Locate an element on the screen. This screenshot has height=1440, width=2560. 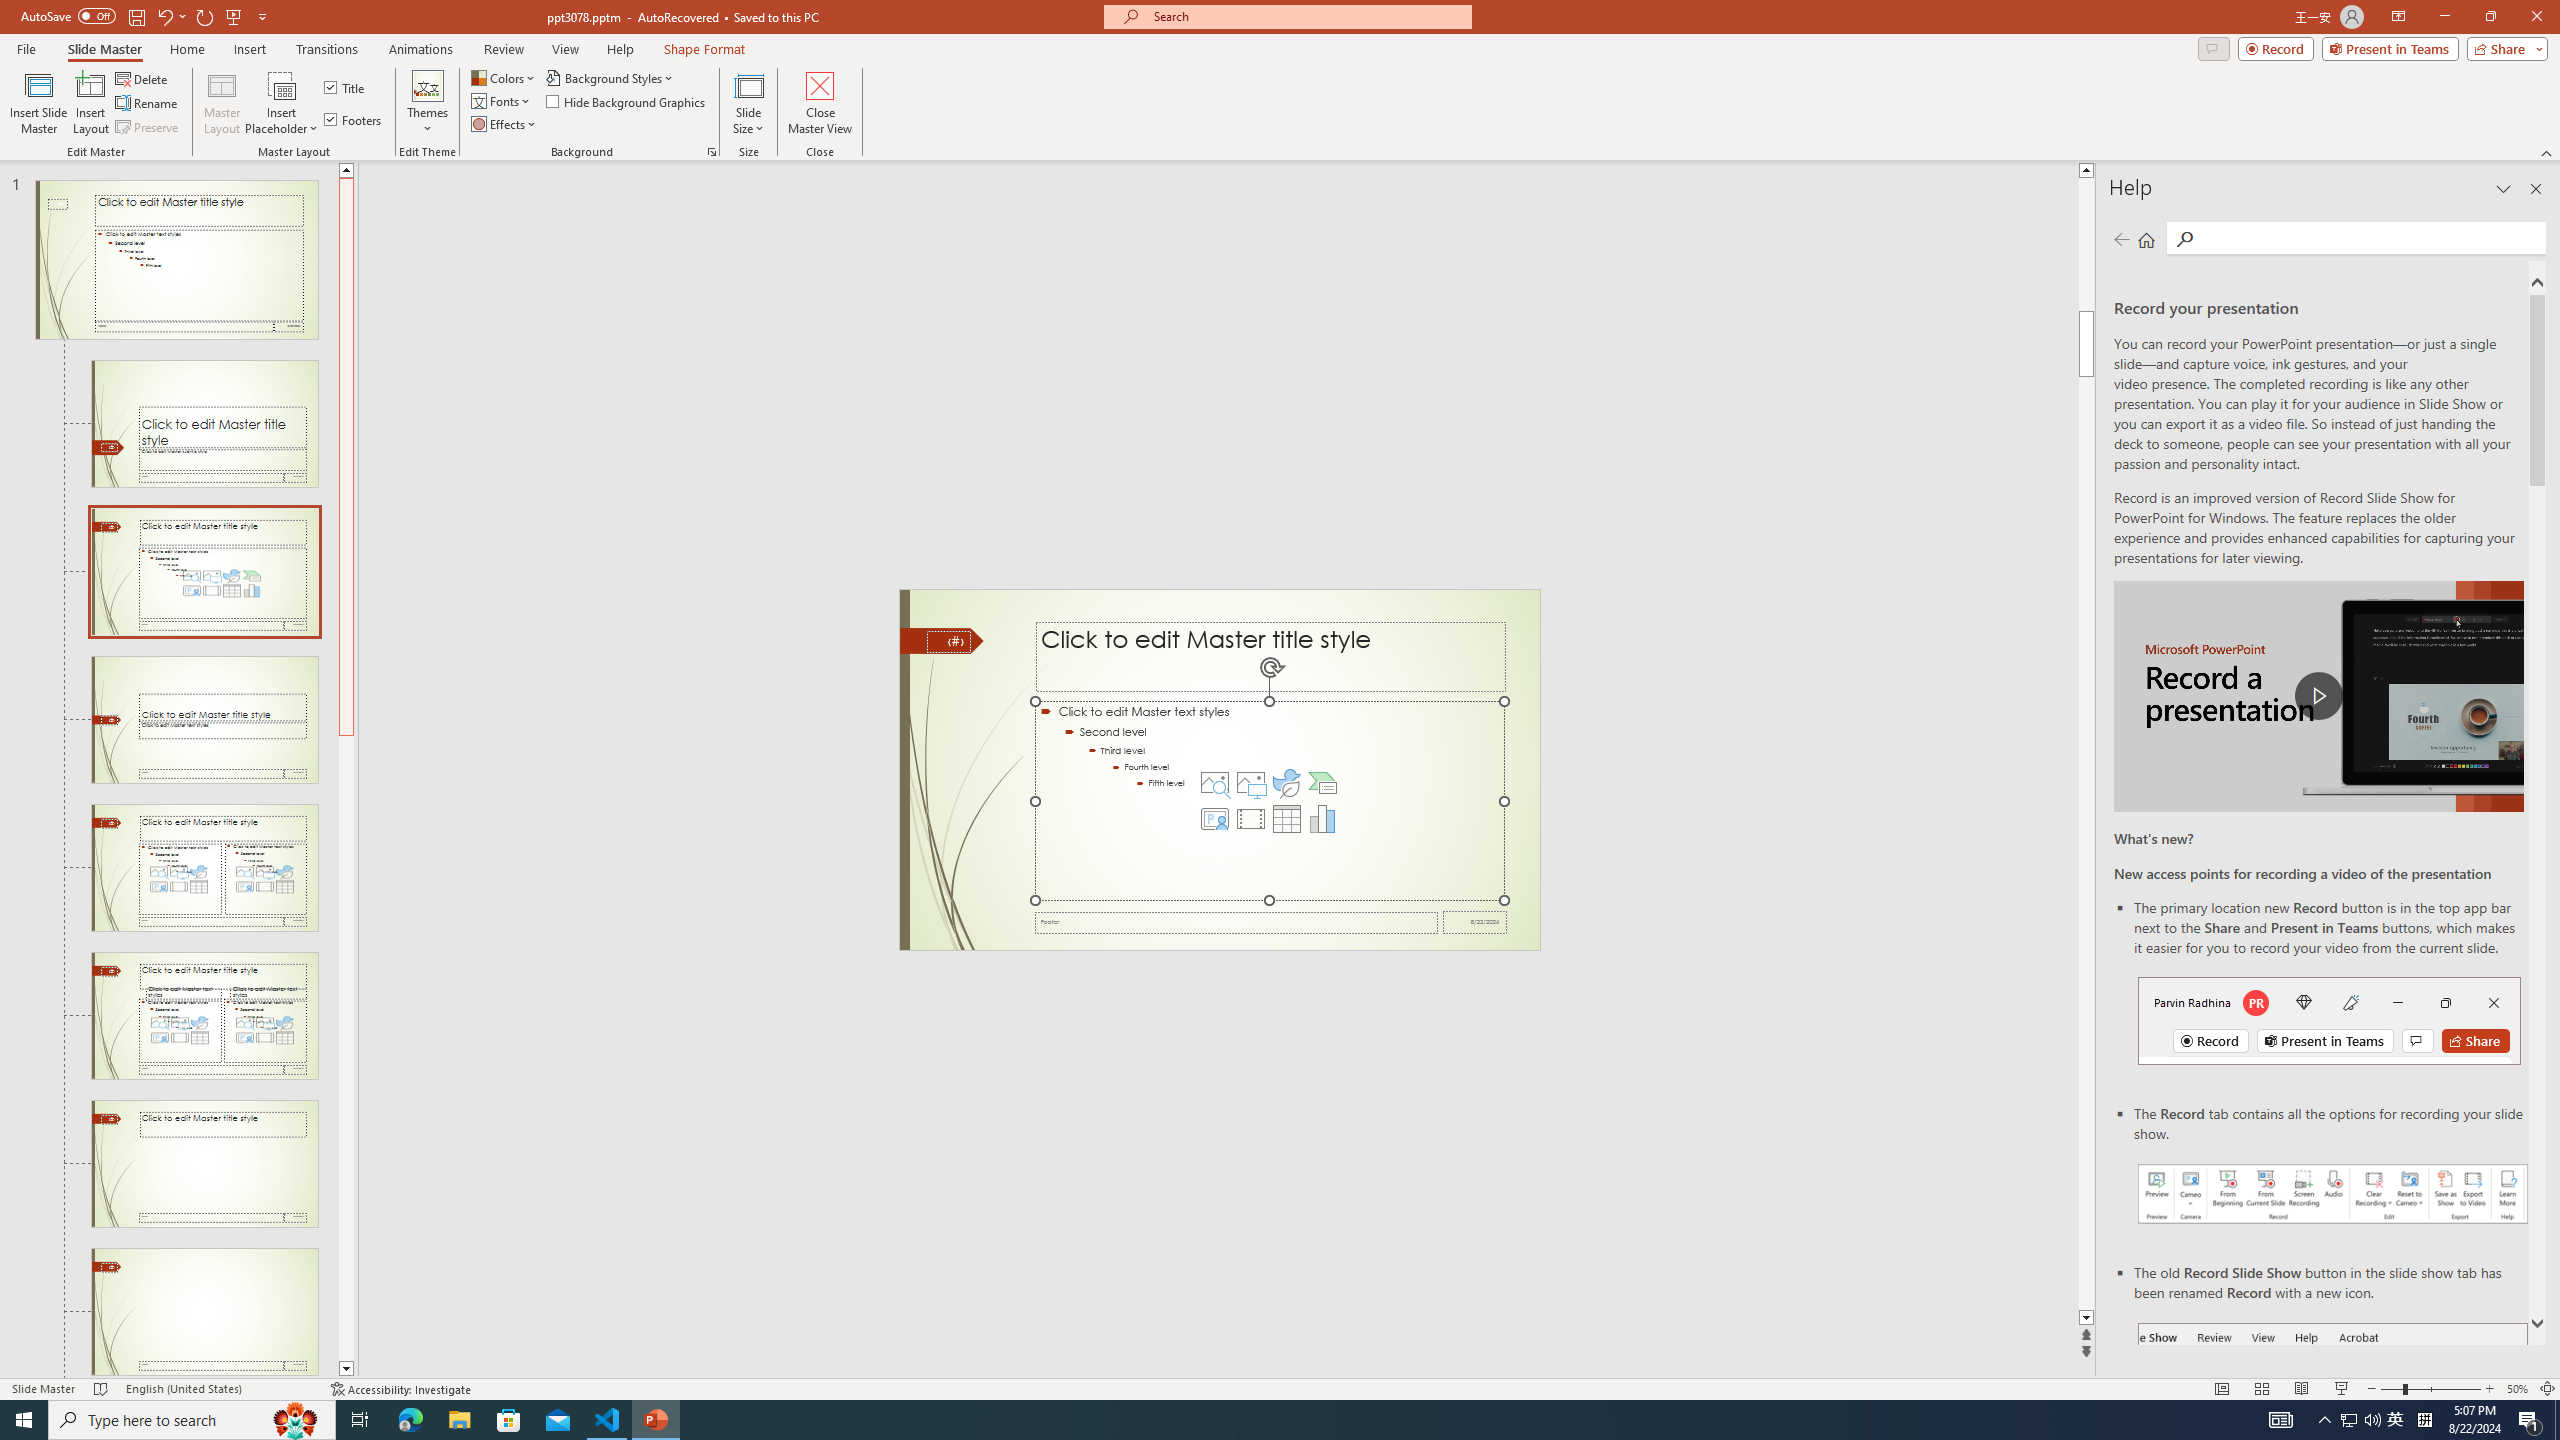
'Insert Video' is located at coordinates (1250, 819).